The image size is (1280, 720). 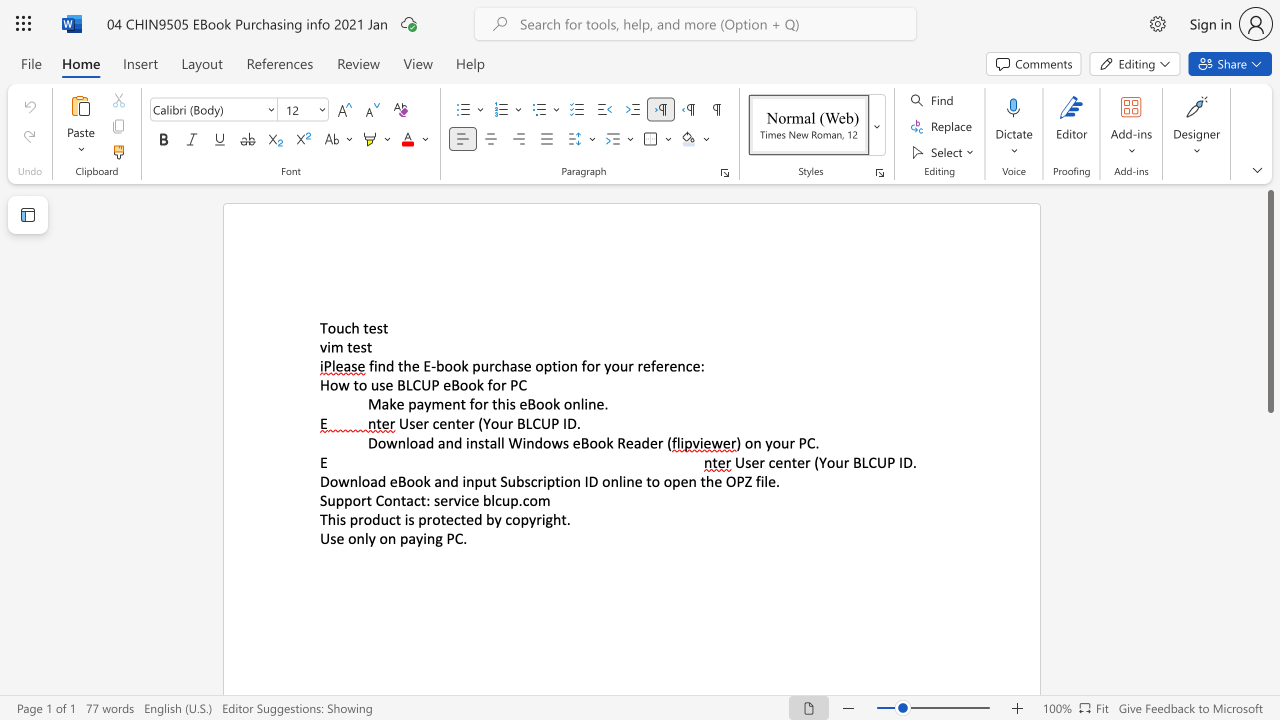 What do you see at coordinates (525, 422) in the screenshot?
I see `the subset text "LCUP ID" within the text "User center (Your BLCUP ID."` at bounding box center [525, 422].